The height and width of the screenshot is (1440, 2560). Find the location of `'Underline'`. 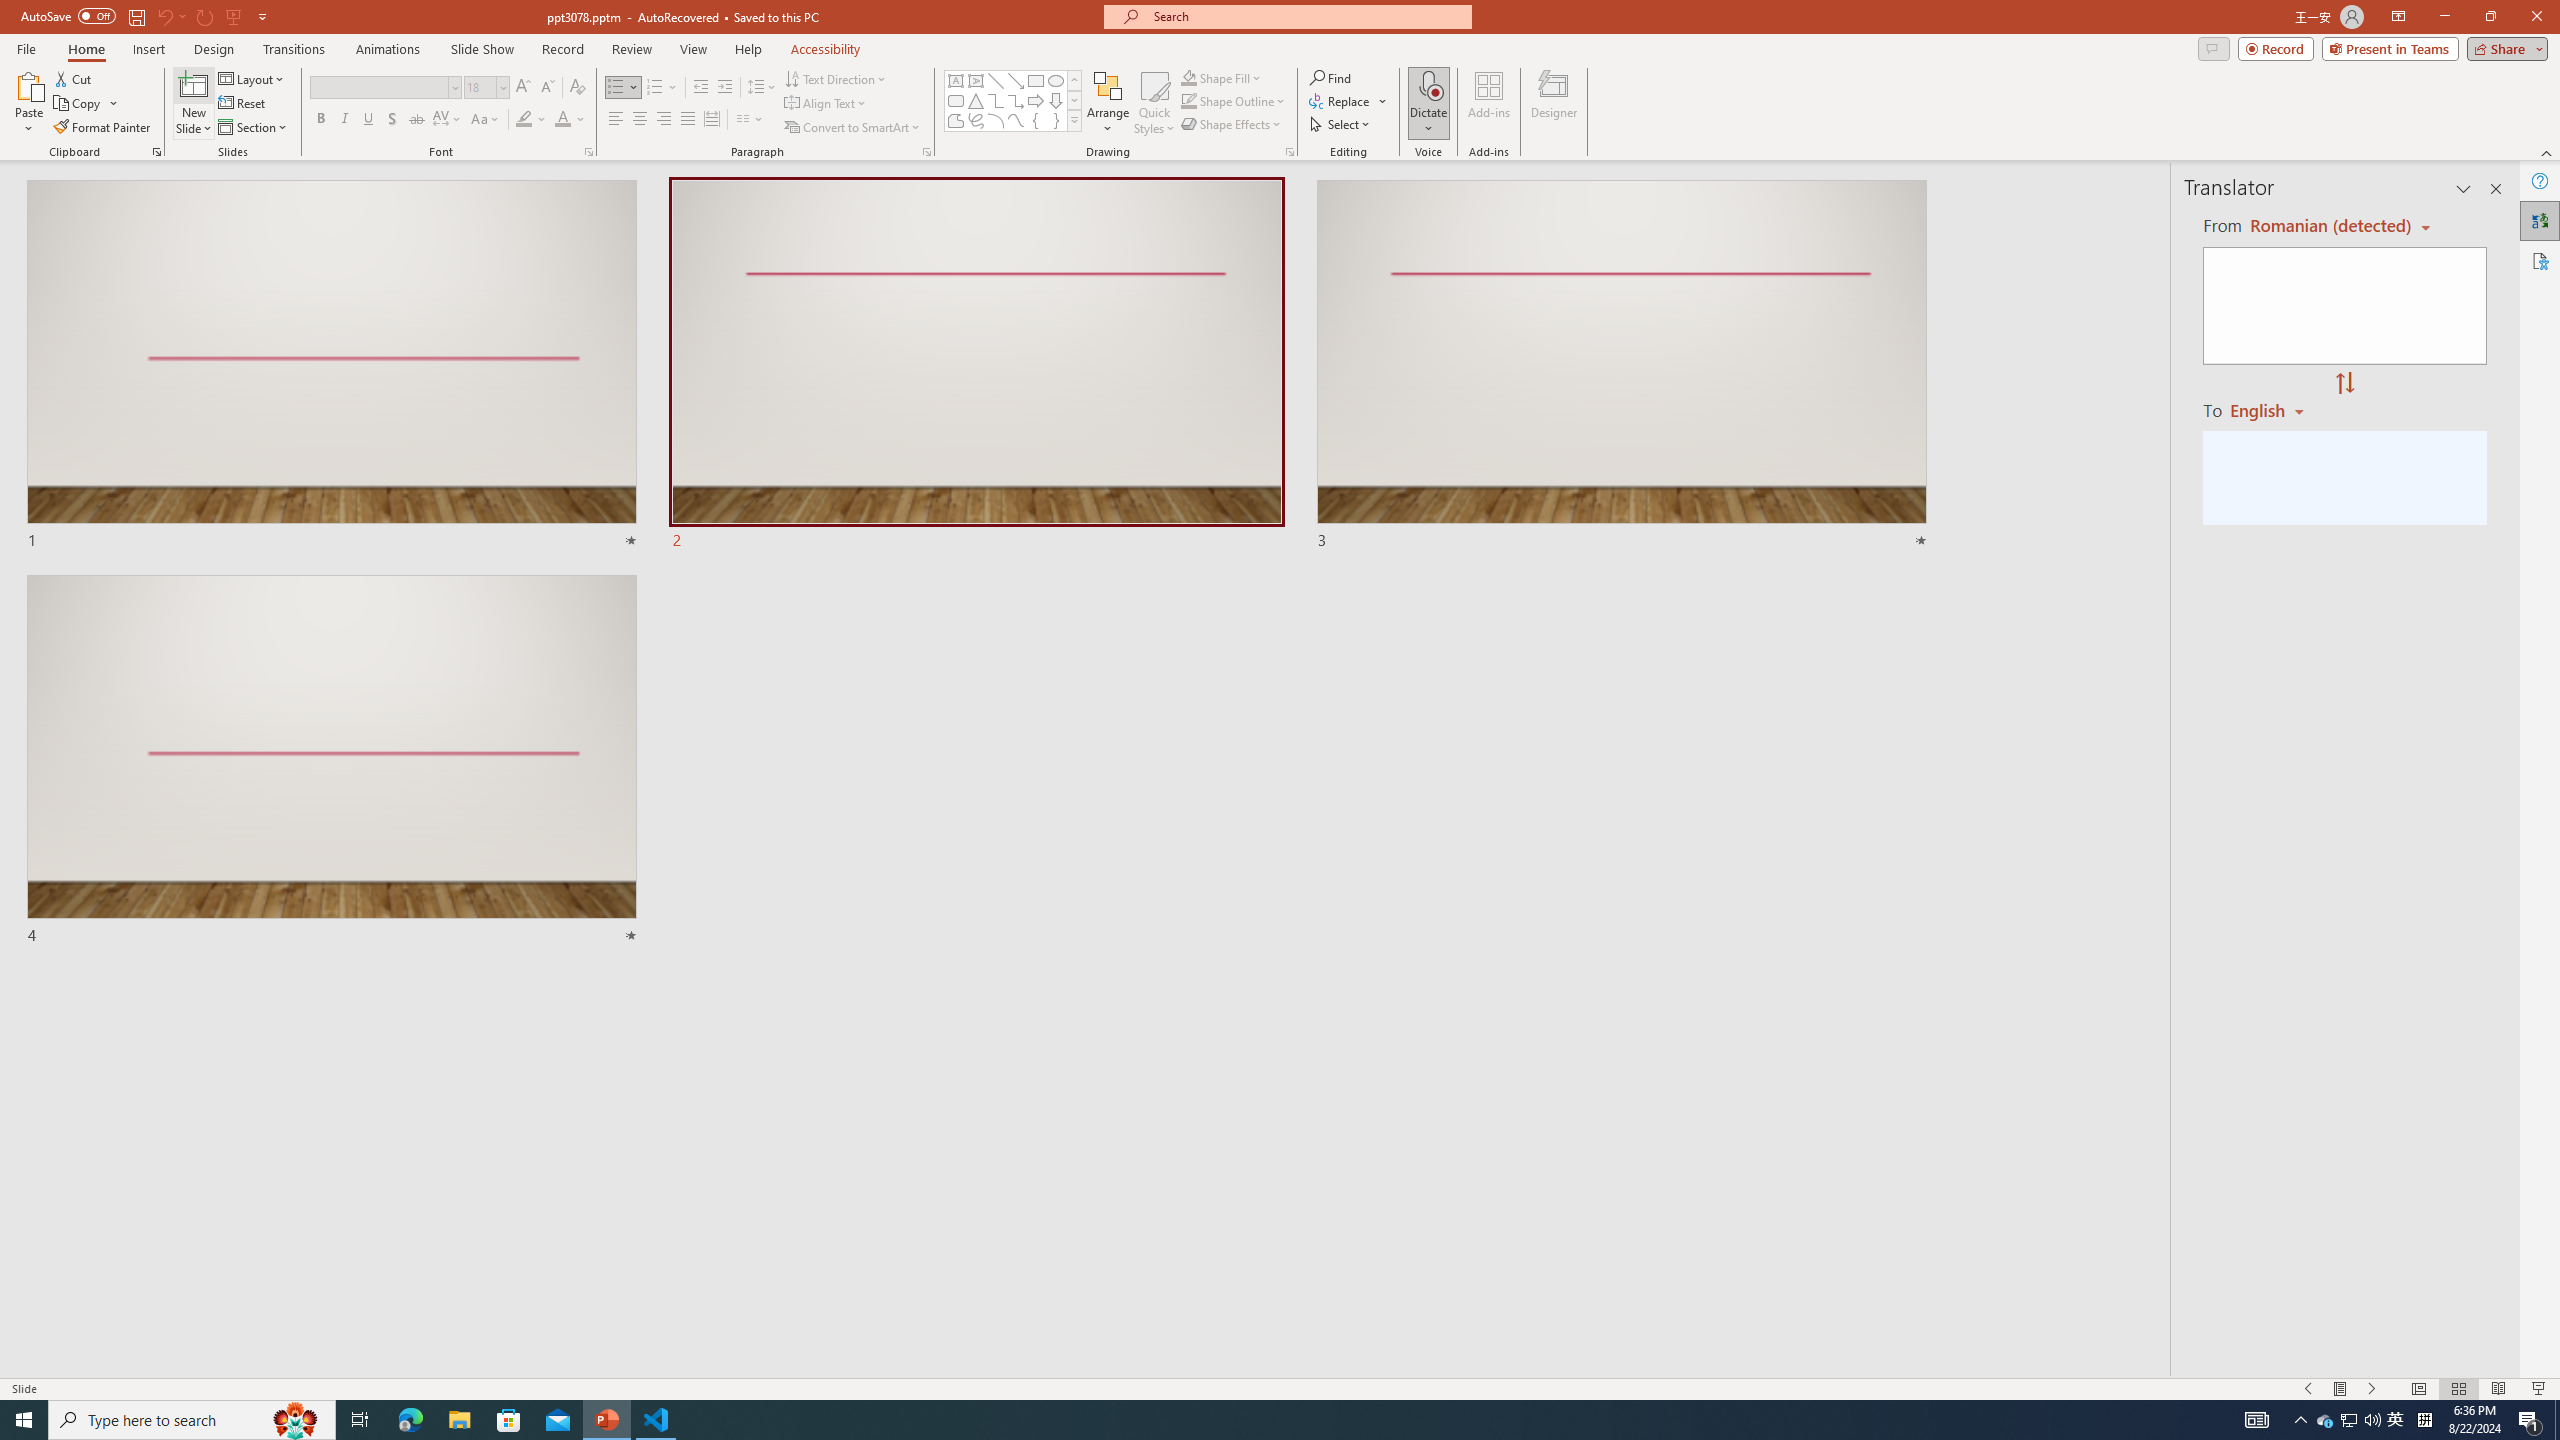

'Underline' is located at coordinates (367, 118).